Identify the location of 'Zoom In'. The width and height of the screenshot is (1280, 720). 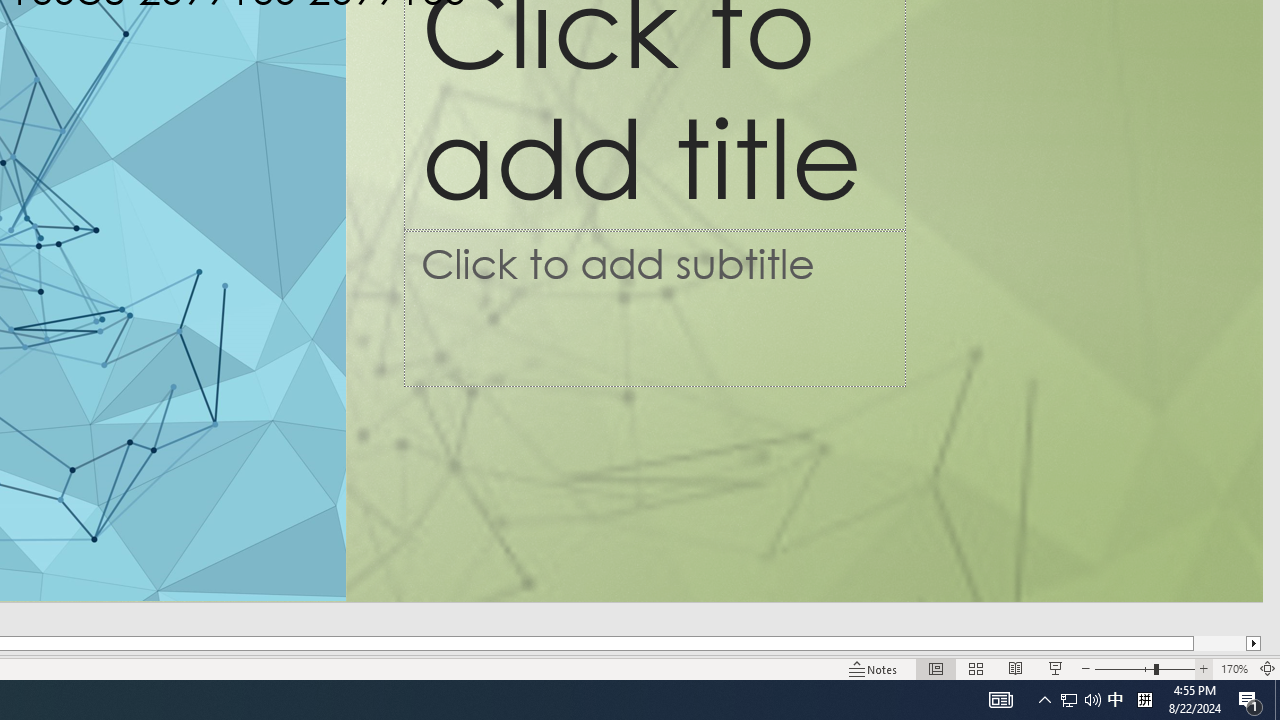
(1203, 669).